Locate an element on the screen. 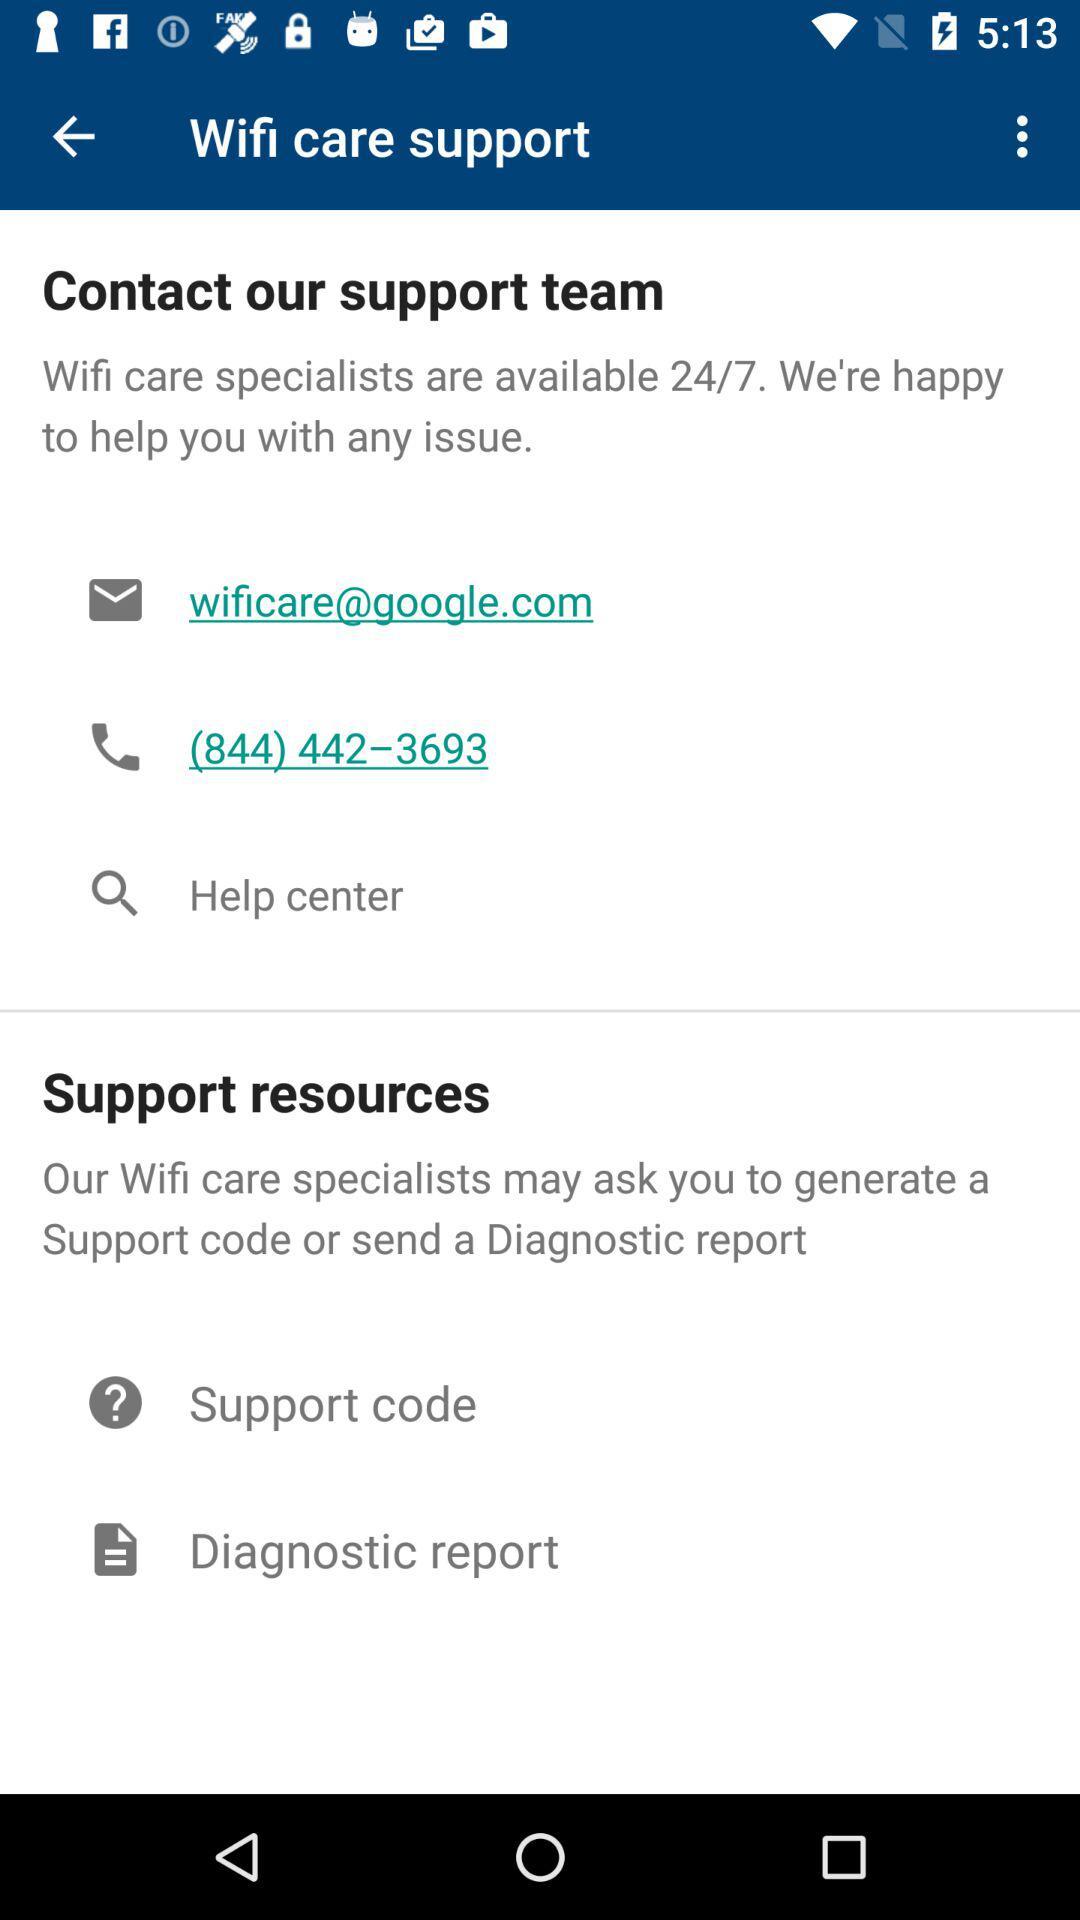  the icon at the top right corner is located at coordinates (1027, 135).